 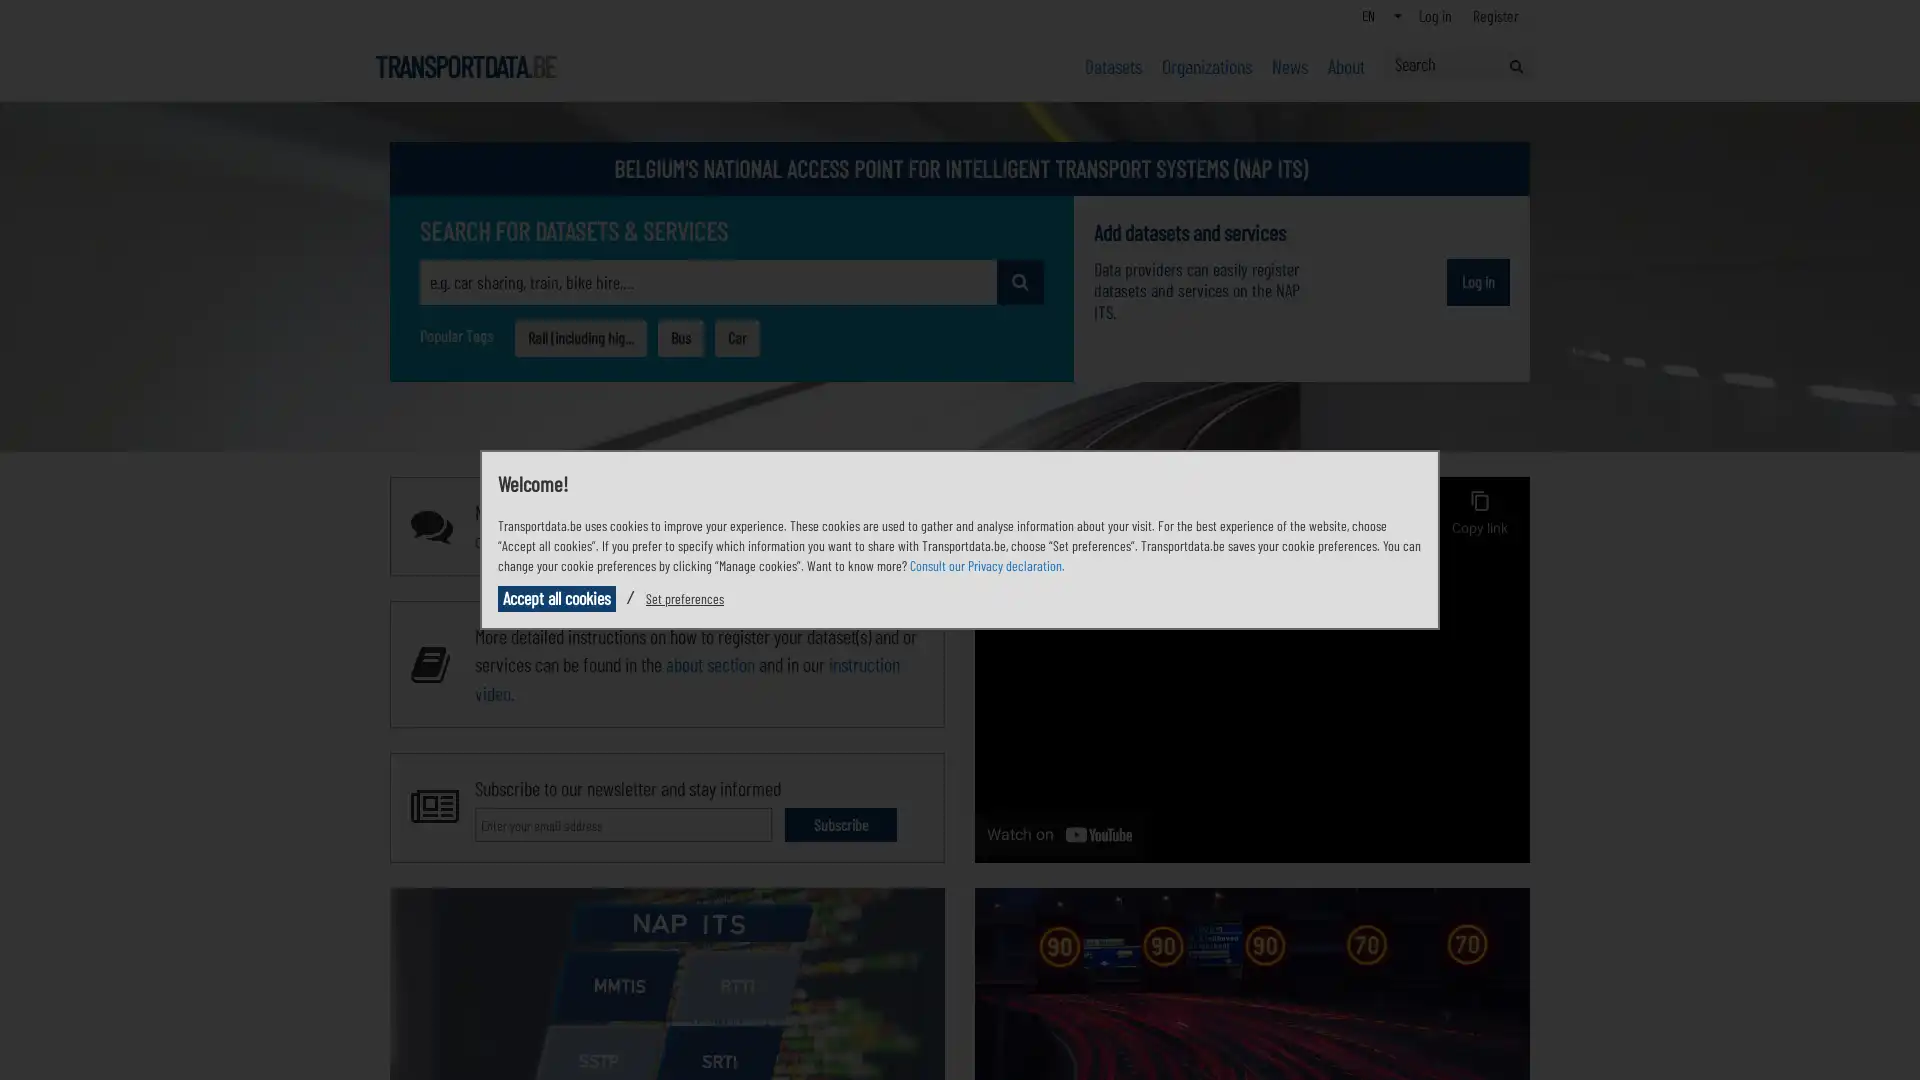 What do you see at coordinates (840, 824) in the screenshot?
I see `Subscribe` at bounding box center [840, 824].